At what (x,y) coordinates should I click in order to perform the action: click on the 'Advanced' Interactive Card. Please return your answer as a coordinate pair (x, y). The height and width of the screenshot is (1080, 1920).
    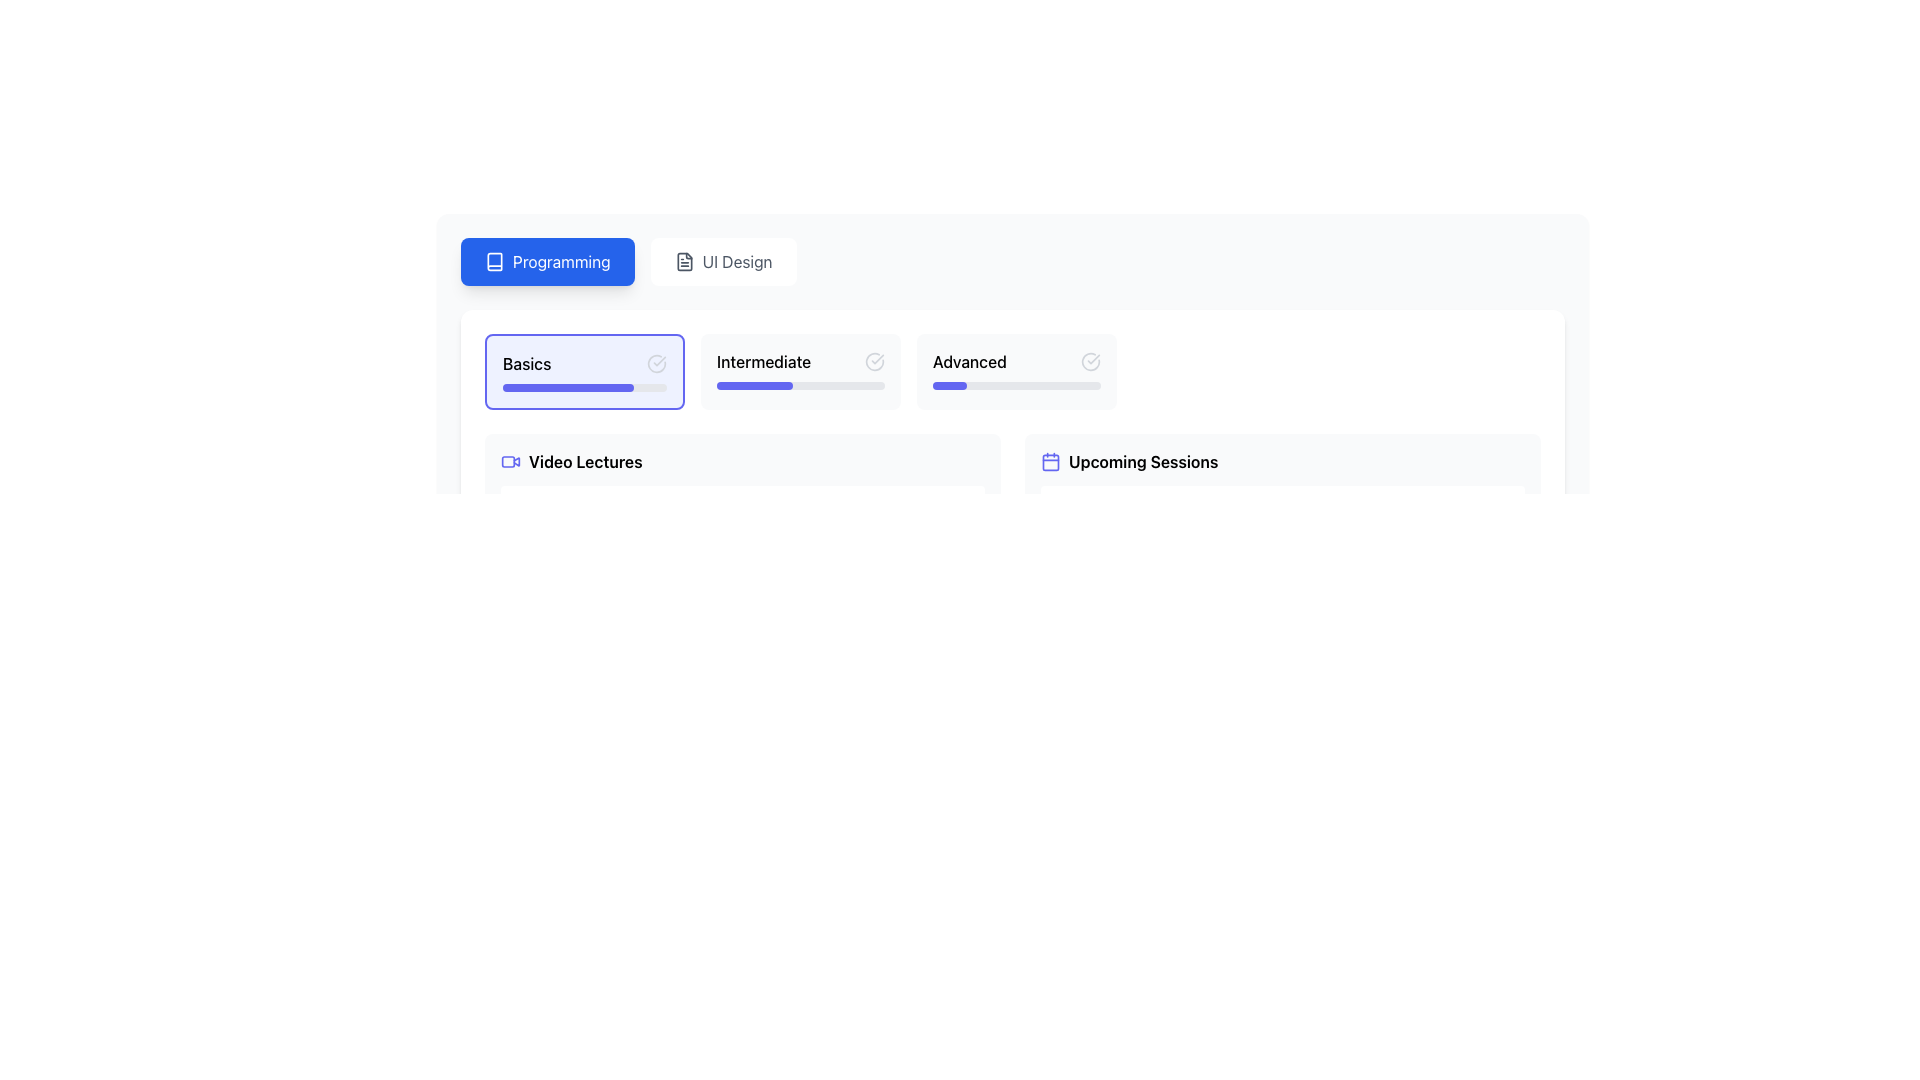
    Looking at the image, I should click on (1017, 371).